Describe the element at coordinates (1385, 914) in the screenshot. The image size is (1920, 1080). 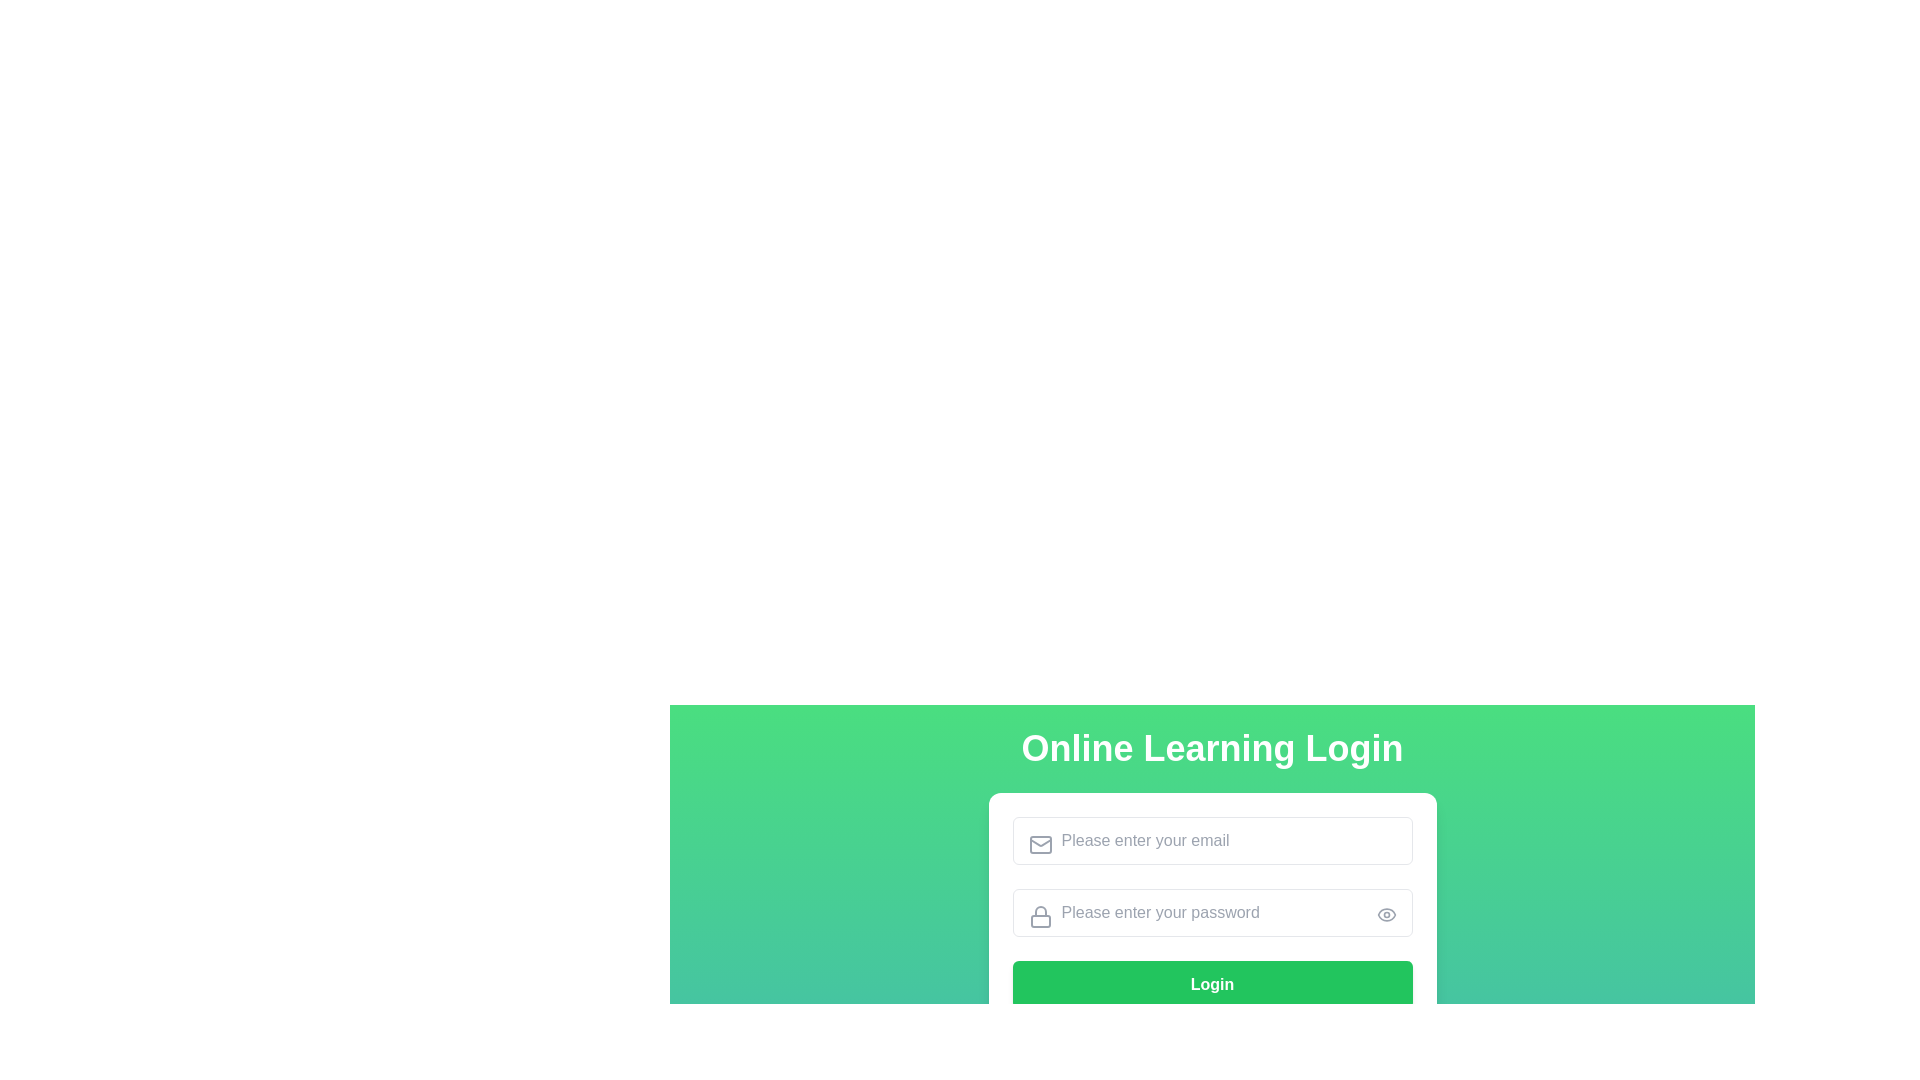
I see `the circular eye icon button in the top-right corner of the password input field` at that location.